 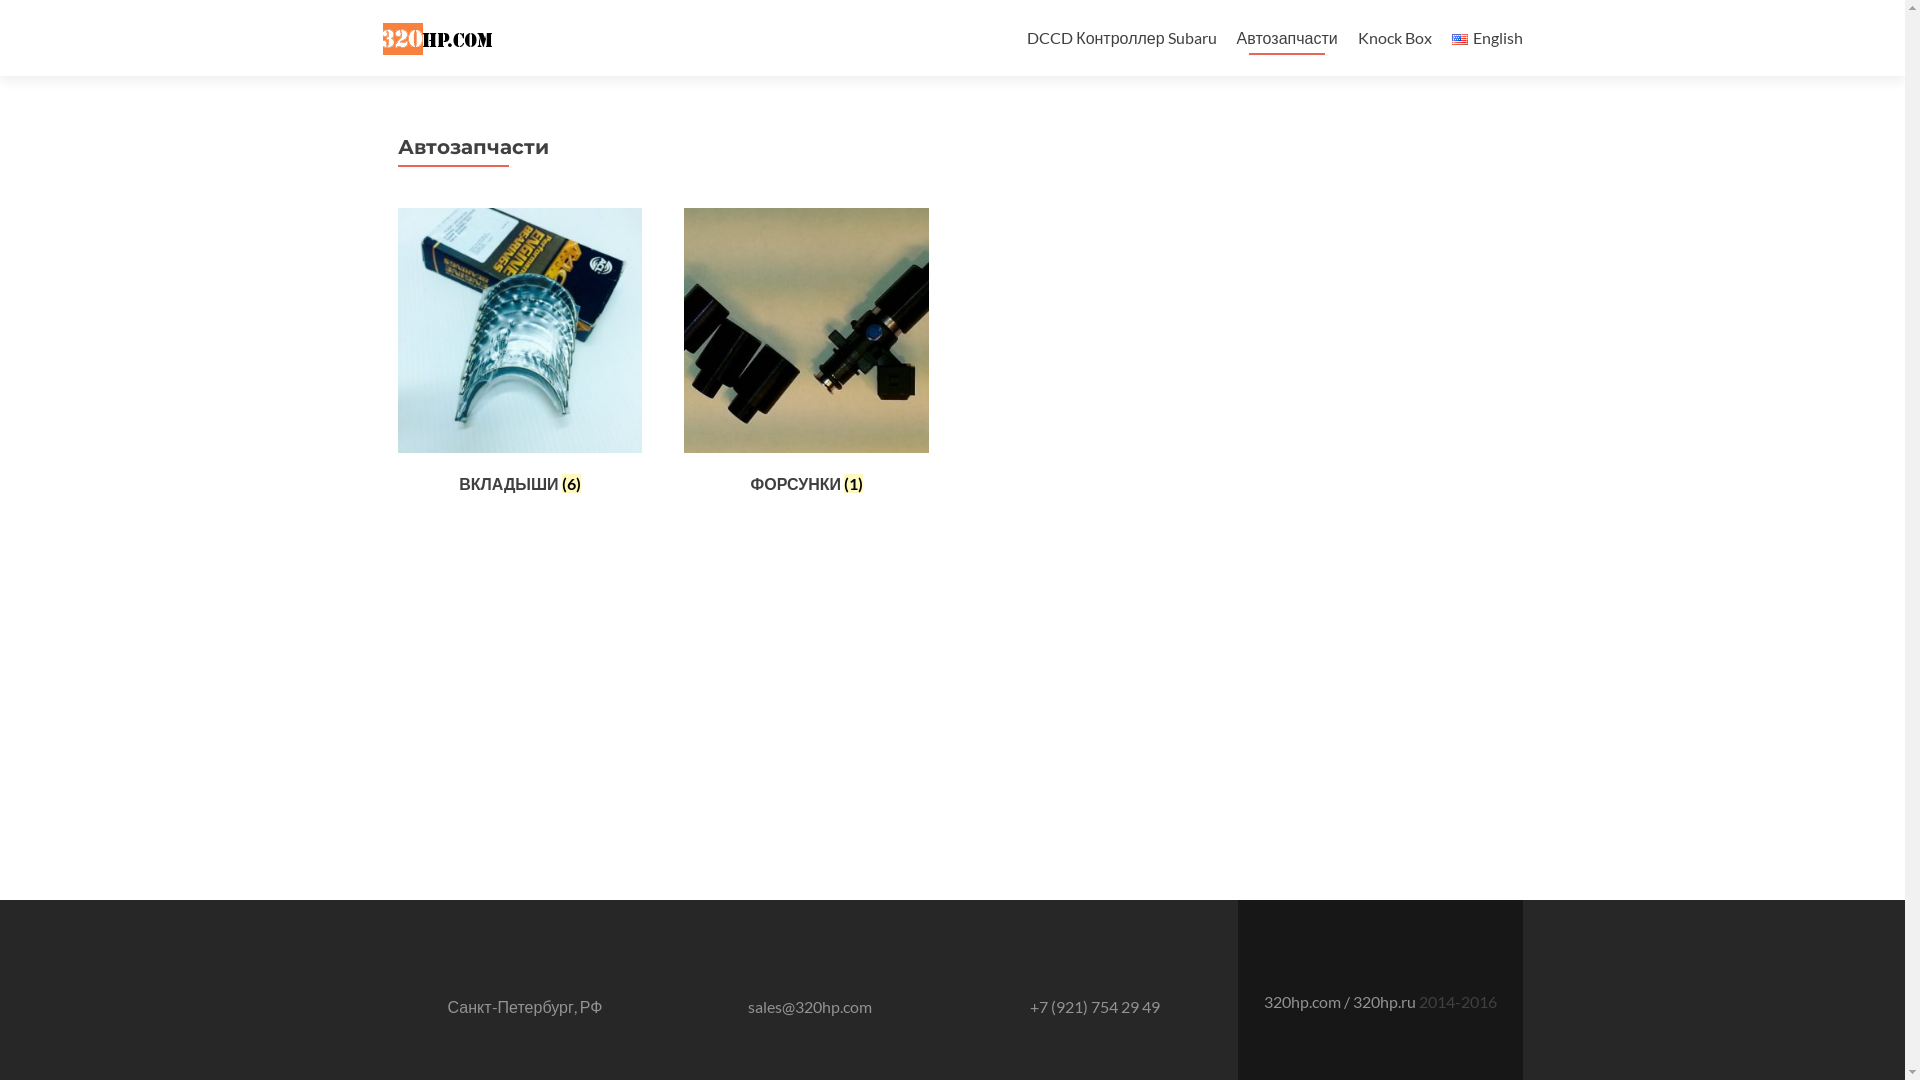 I want to click on 'Skip to content', so click(x=1078, y=11).